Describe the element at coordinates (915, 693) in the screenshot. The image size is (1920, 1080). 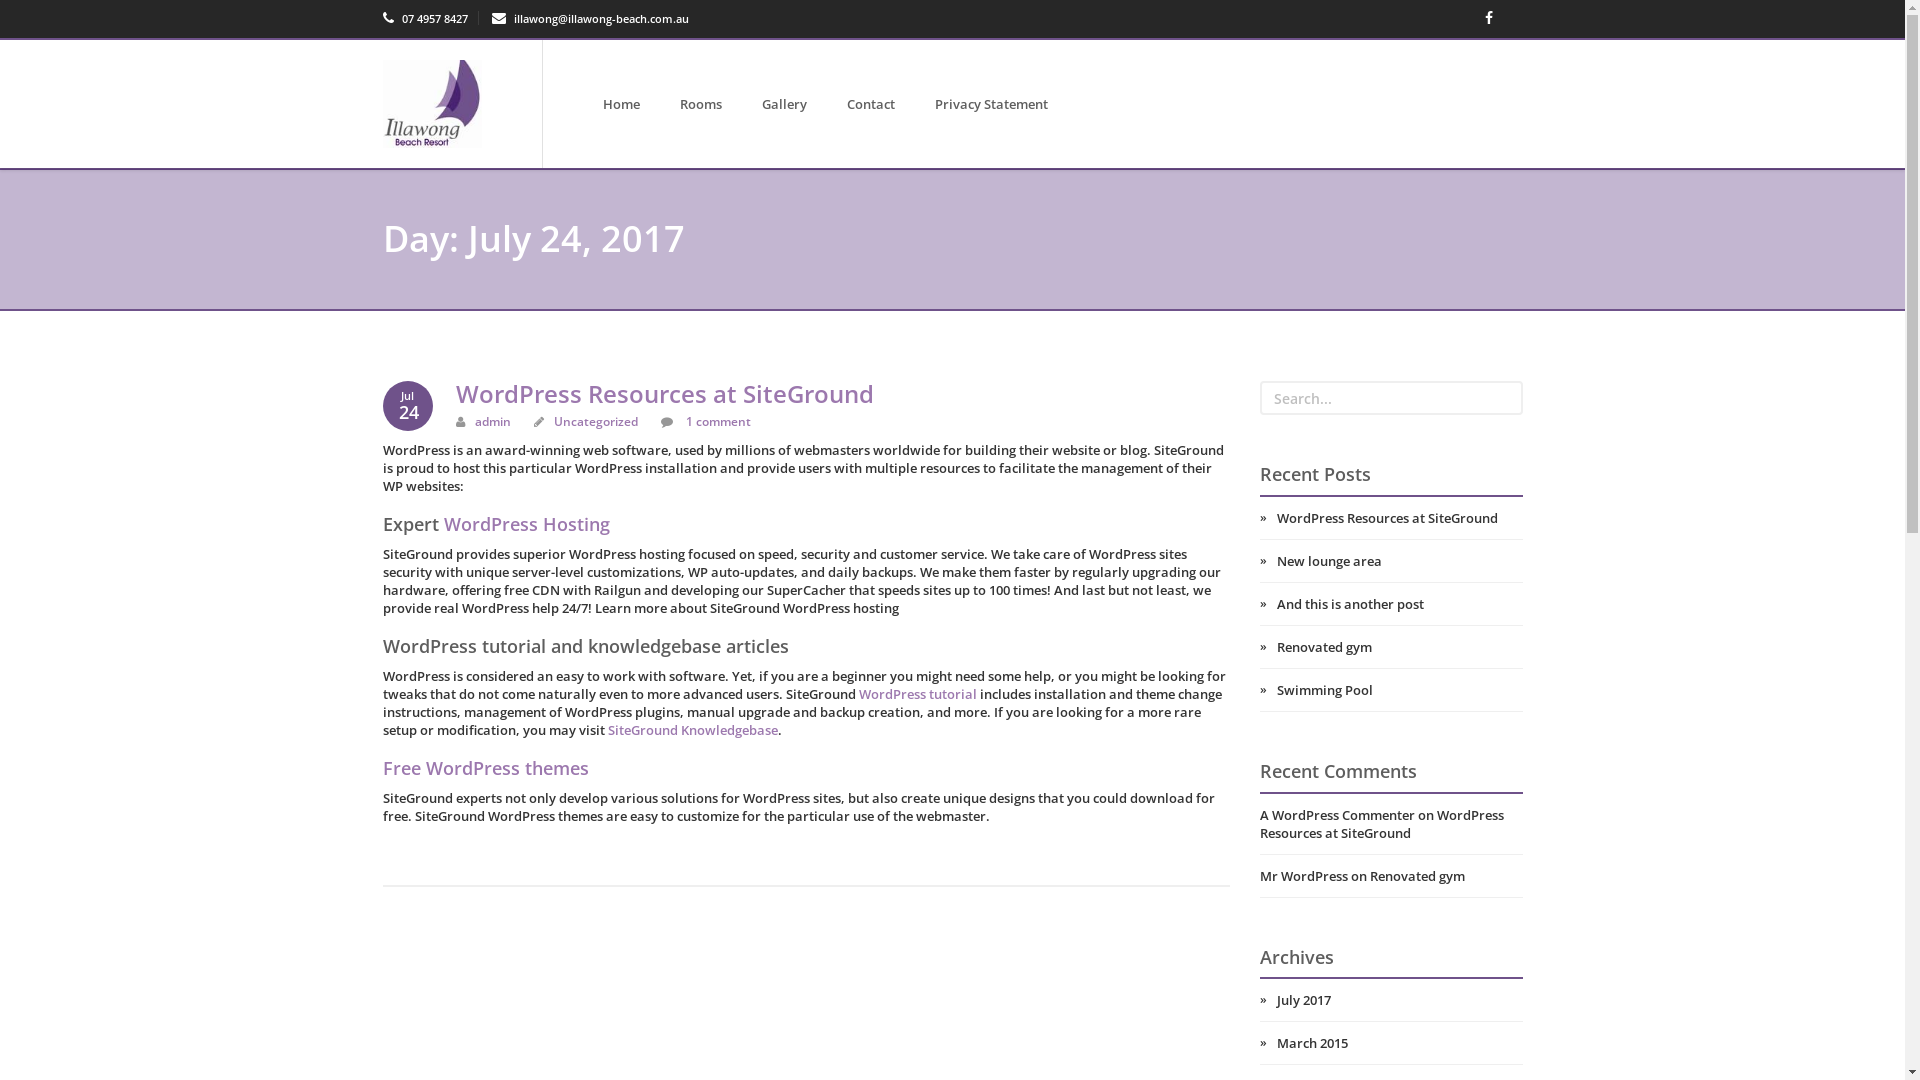
I see `'WordPress tutorial'` at that location.